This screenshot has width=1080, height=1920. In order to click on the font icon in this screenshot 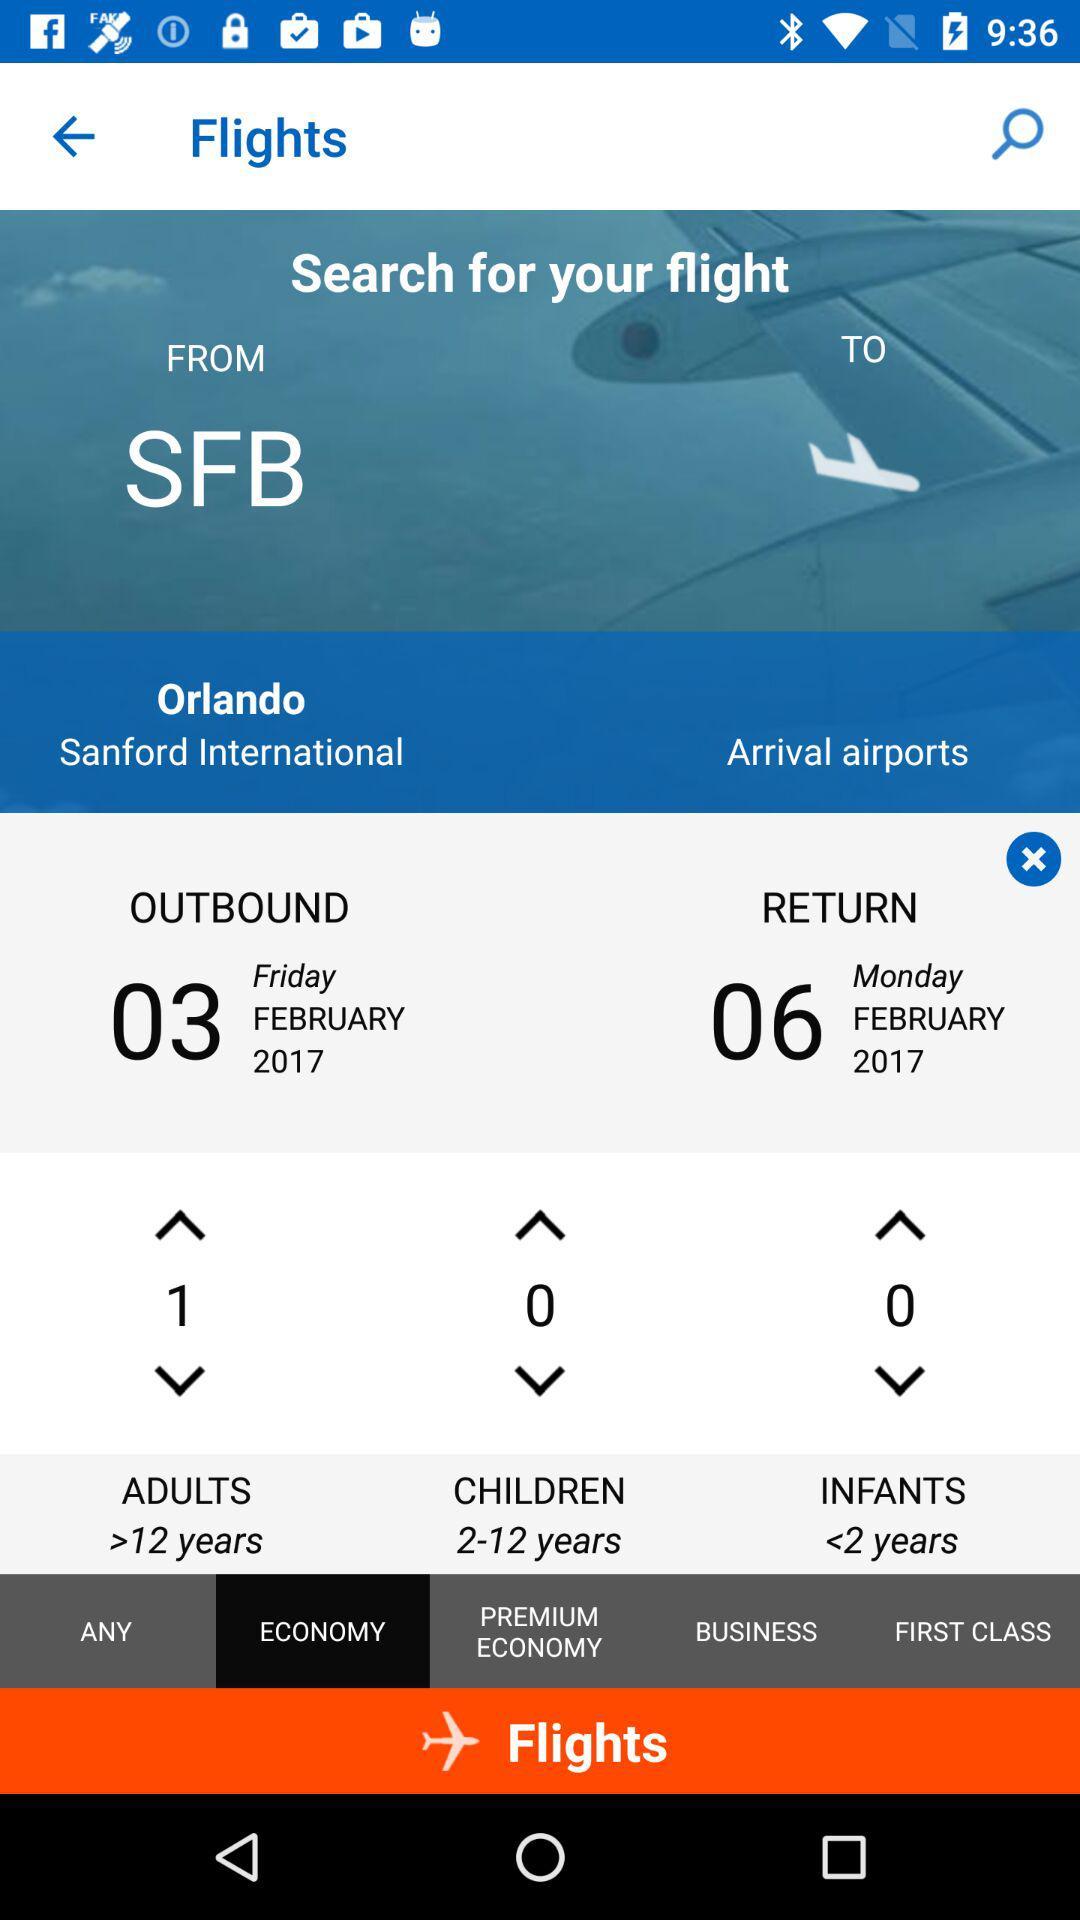, I will do `click(898, 1224)`.